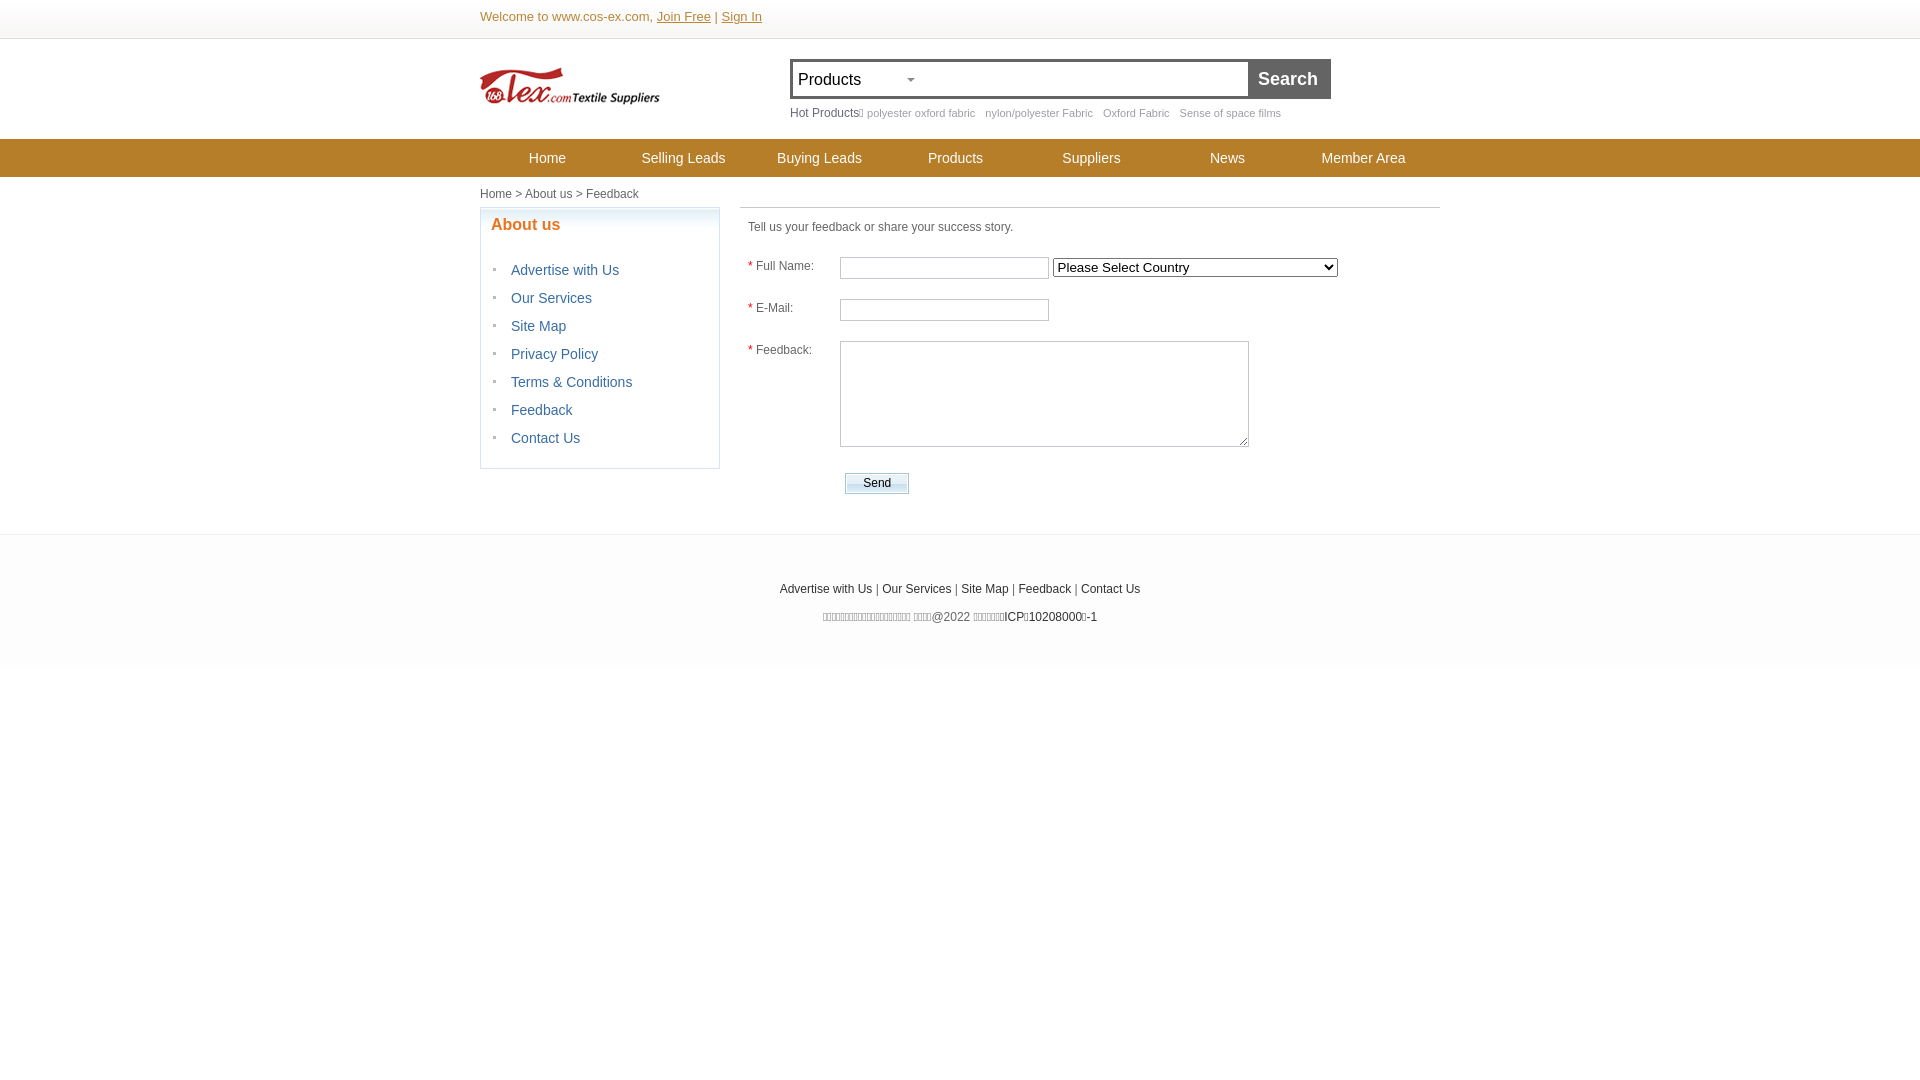 The width and height of the screenshot is (1920, 1080). I want to click on 'Selling Leads', so click(683, 157).